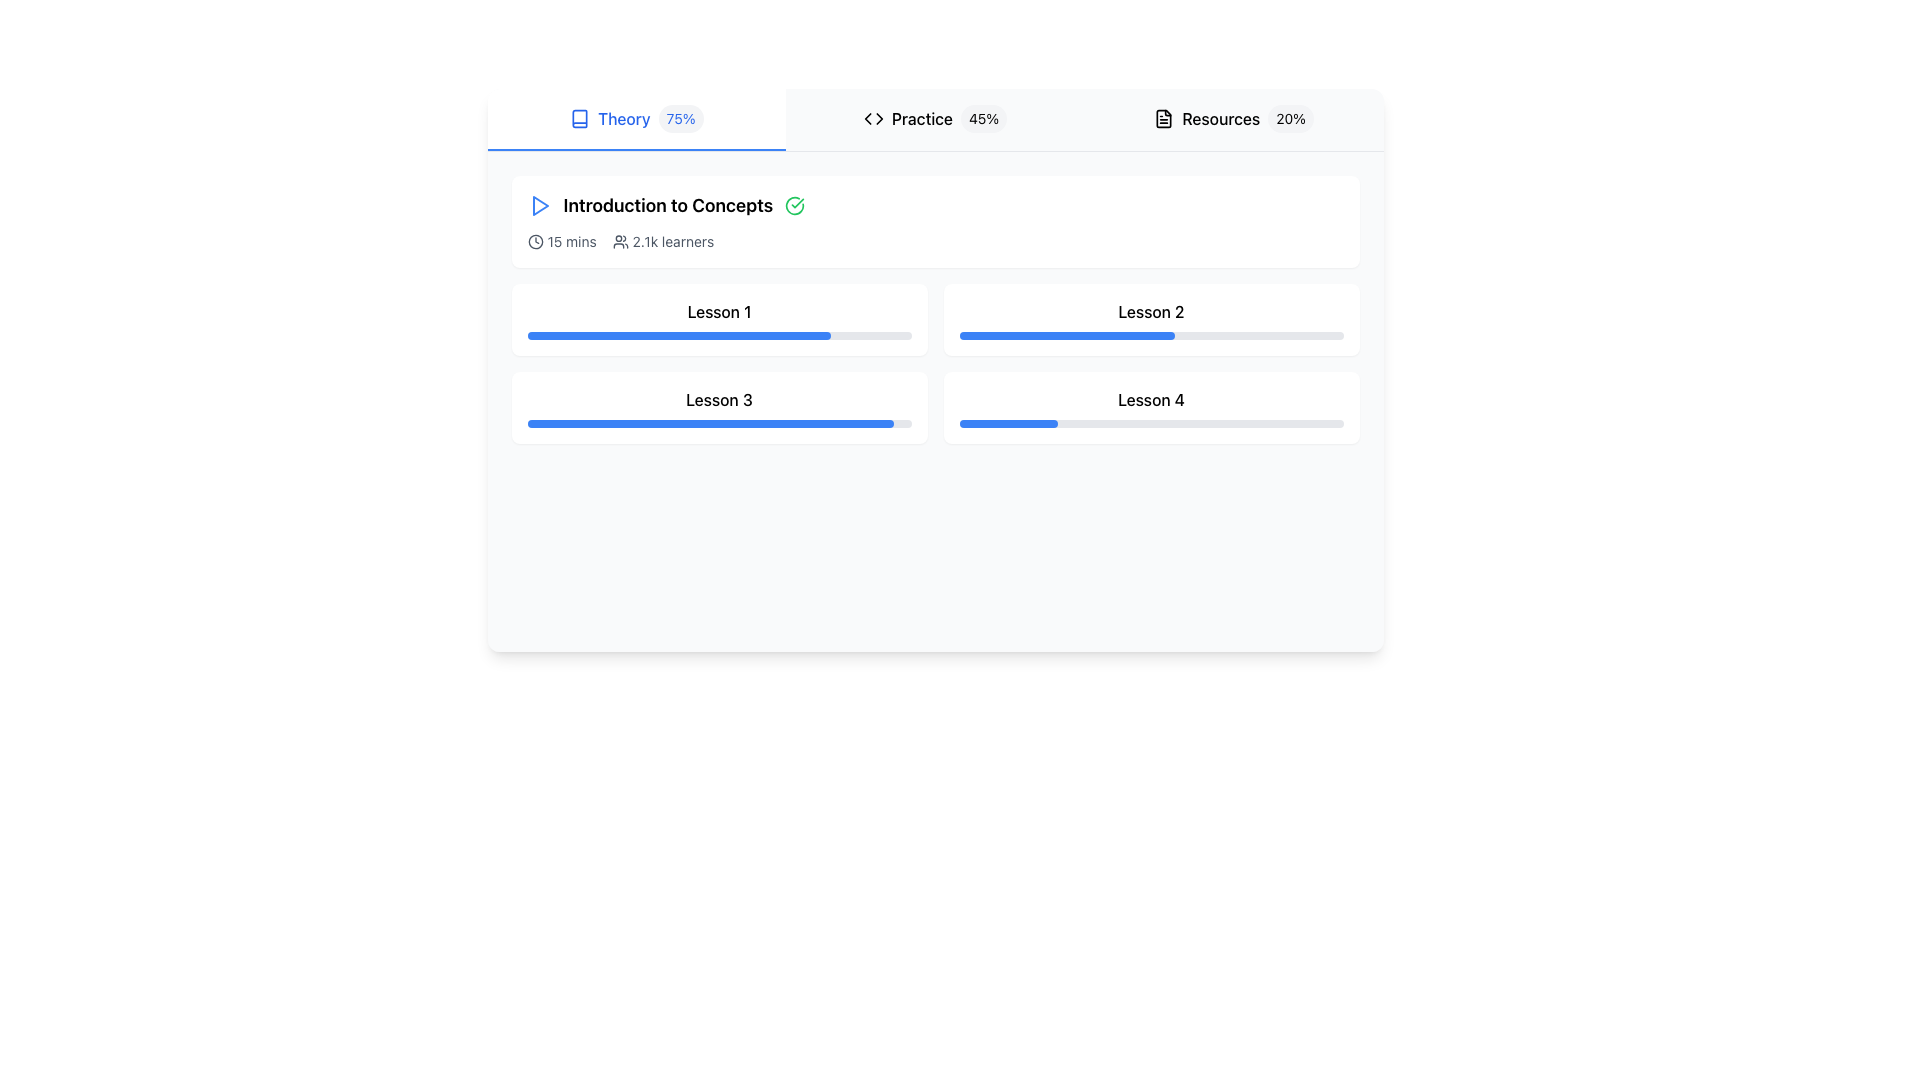 The image size is (1920, 1080). I want to click on textual content of the label indicating the number of learners associated with the course or module, located to the right of the '15 mins' label under the title 'Introduction to Concepts', so click(663, 241).